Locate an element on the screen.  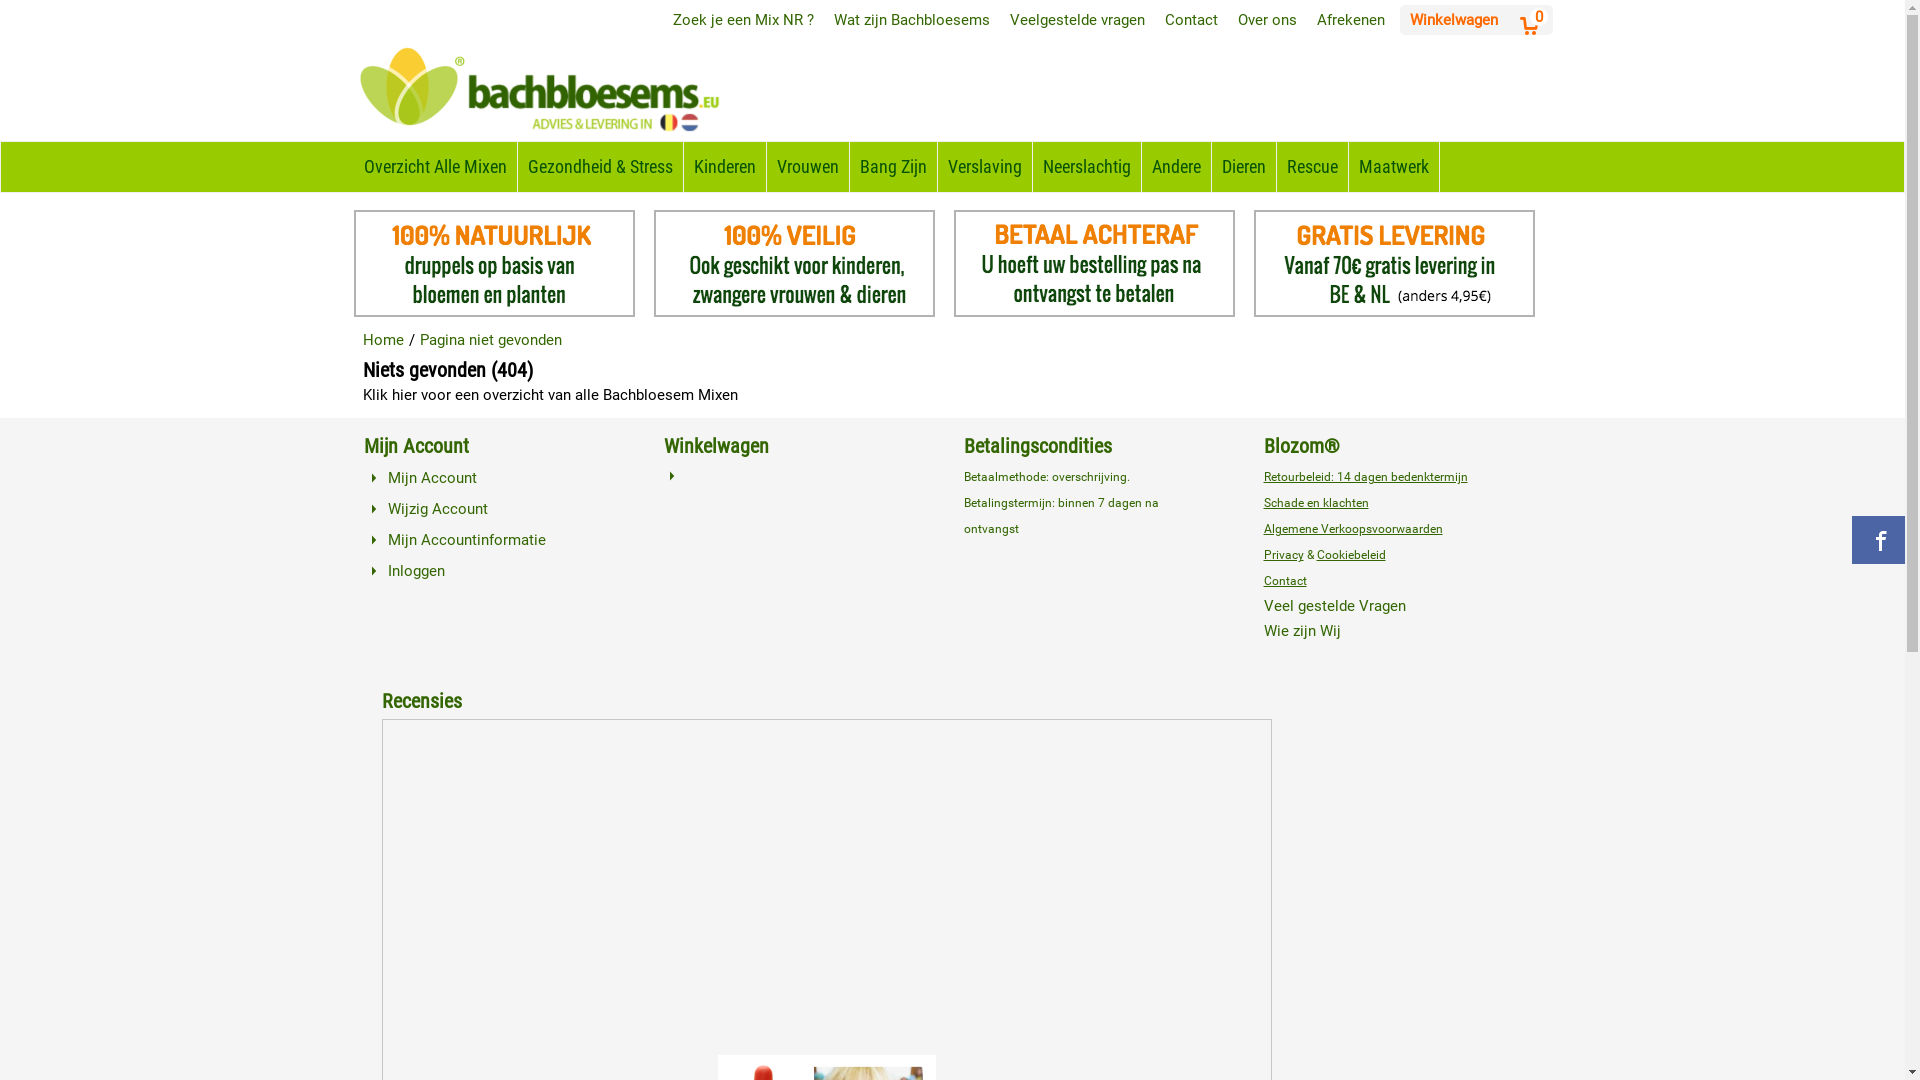
'Verslaving' is located at coordinates (984, 165).